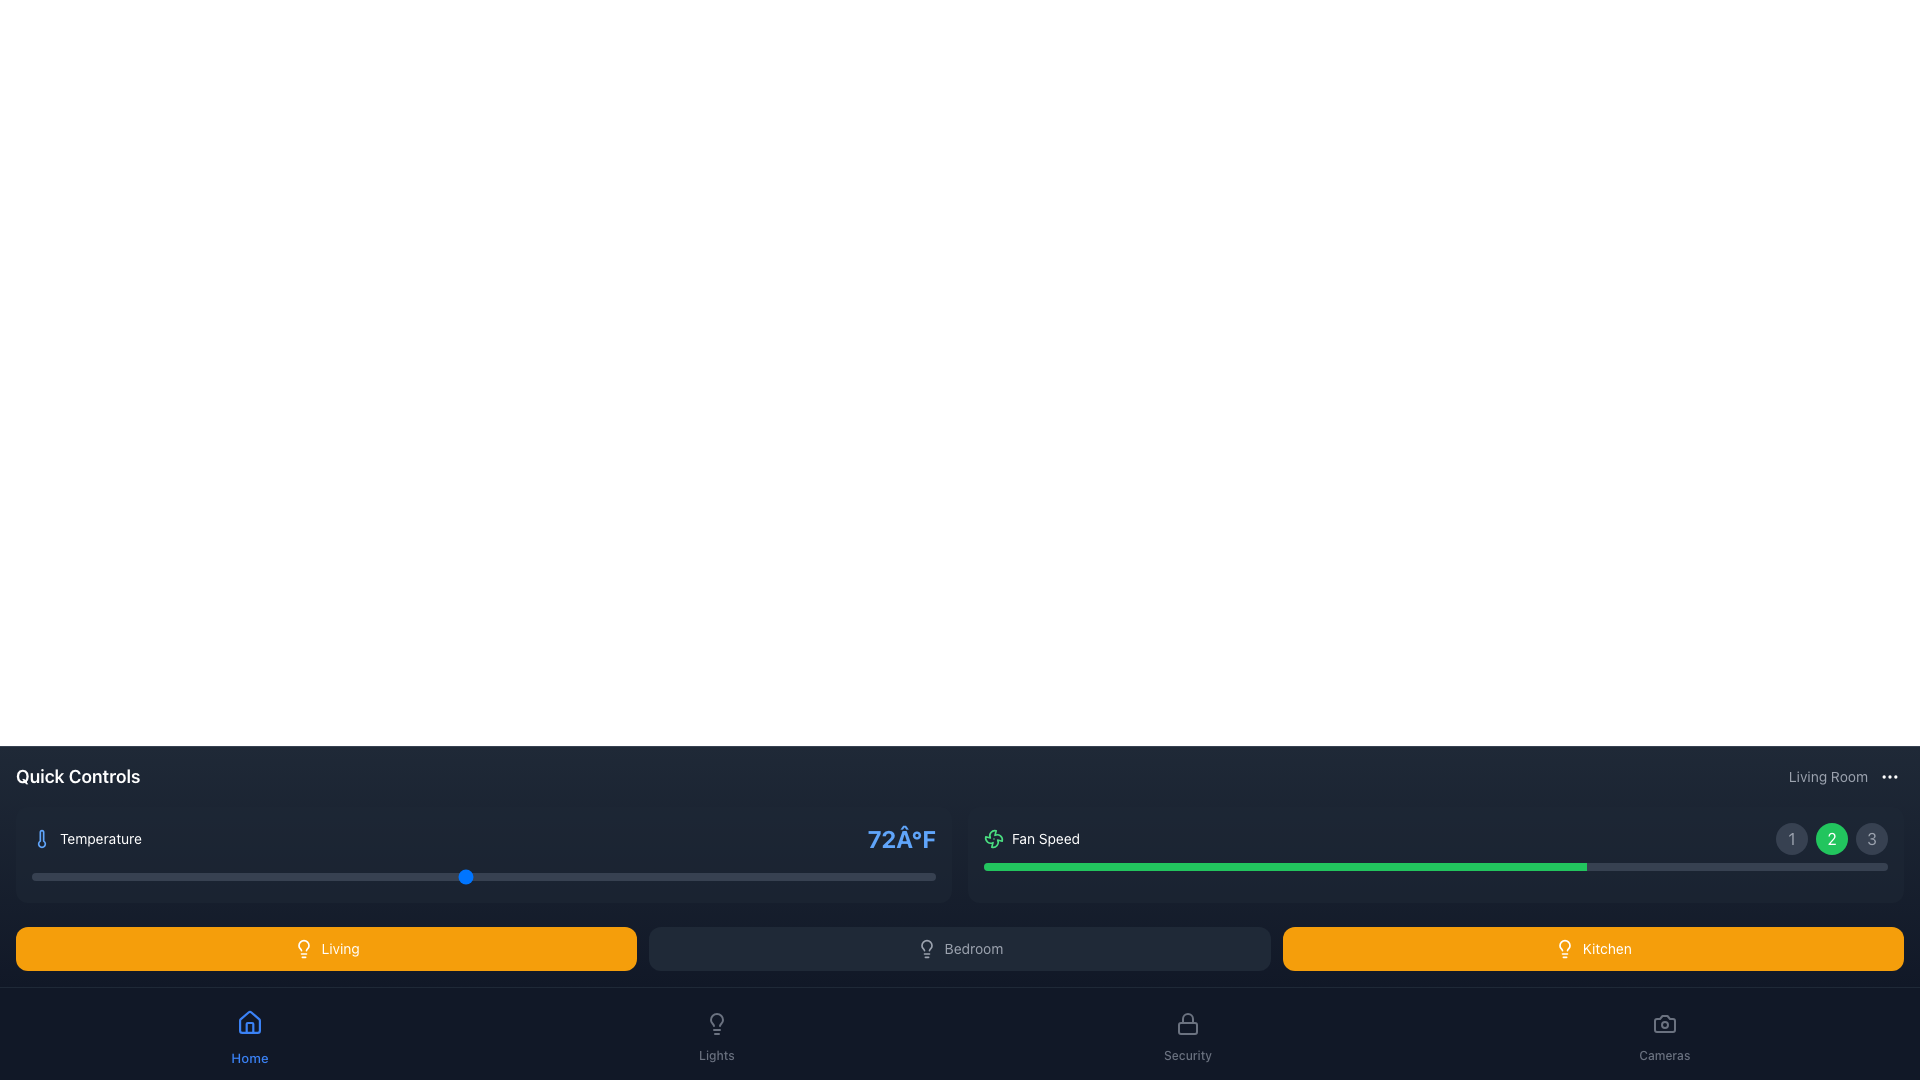 The image size is (1920, 1080). Describe the element at coordinates (960, 947) in the screenshot. I see `the 'Bedroom' button, which is a rectangular button with rounded corners, dark gray background, light gray text, and a lightbulb icon, located between the 'Living' and 'Kitchen' buttons in the lower part of the interface` at that location.